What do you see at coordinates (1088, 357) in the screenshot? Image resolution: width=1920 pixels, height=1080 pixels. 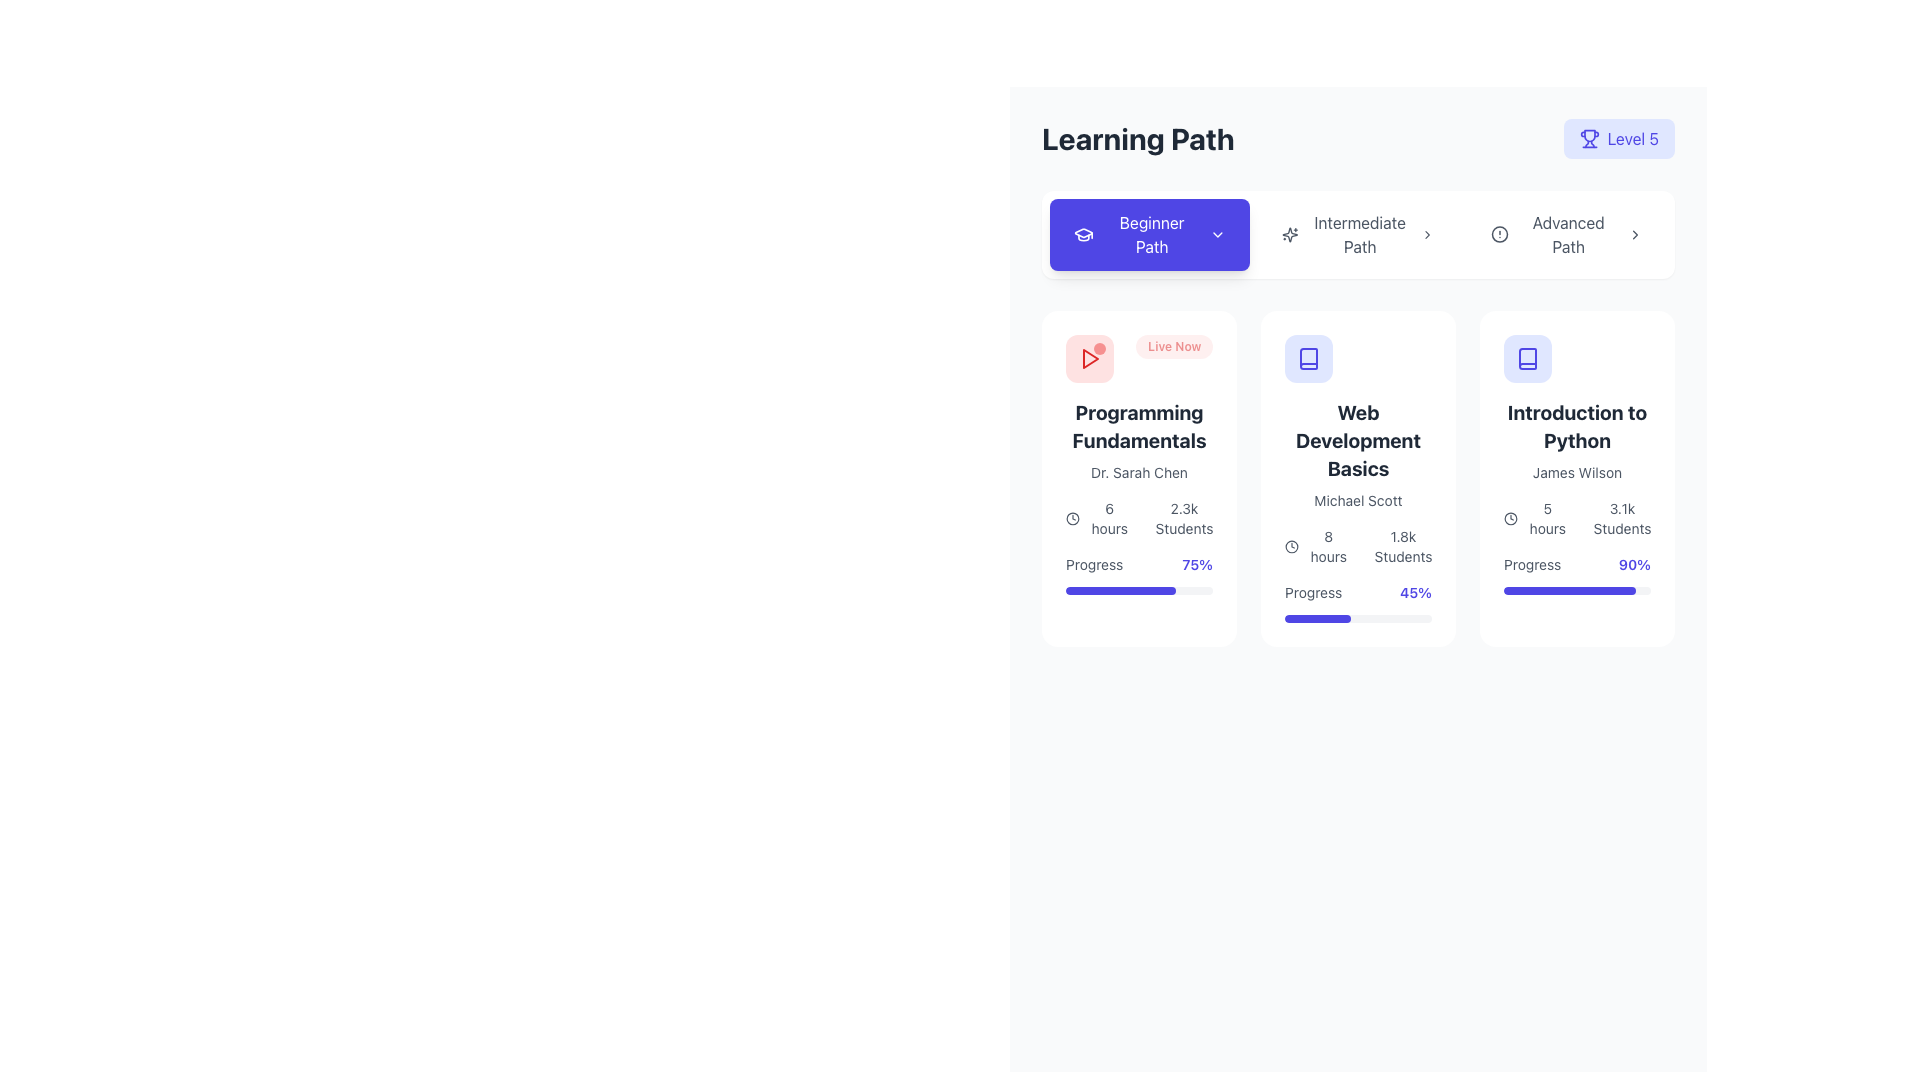 I see `the red play button located` at bounding box center [1088, 357].